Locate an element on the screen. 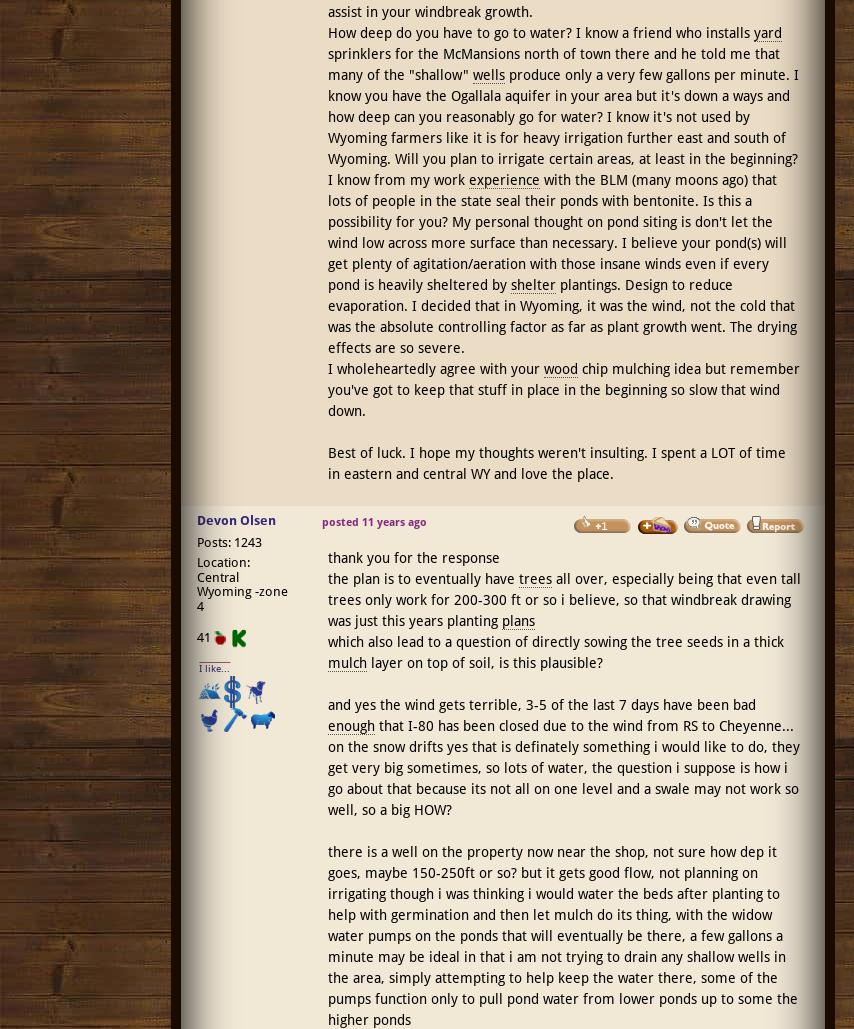 The height and width of the screenshot is (1029, 854). 'produce only a very few gallons per minute. I know you have the Ogallala aquifer in your area but it's down a ways and how deep can you reasonably go for water? I know it's not used by Wyoming farmers like it is for heavy irrigation further east and south of Wyoming. Will you plan to irrigate certain areas, at least in the beginning?' is located at coordinates (561, 115).